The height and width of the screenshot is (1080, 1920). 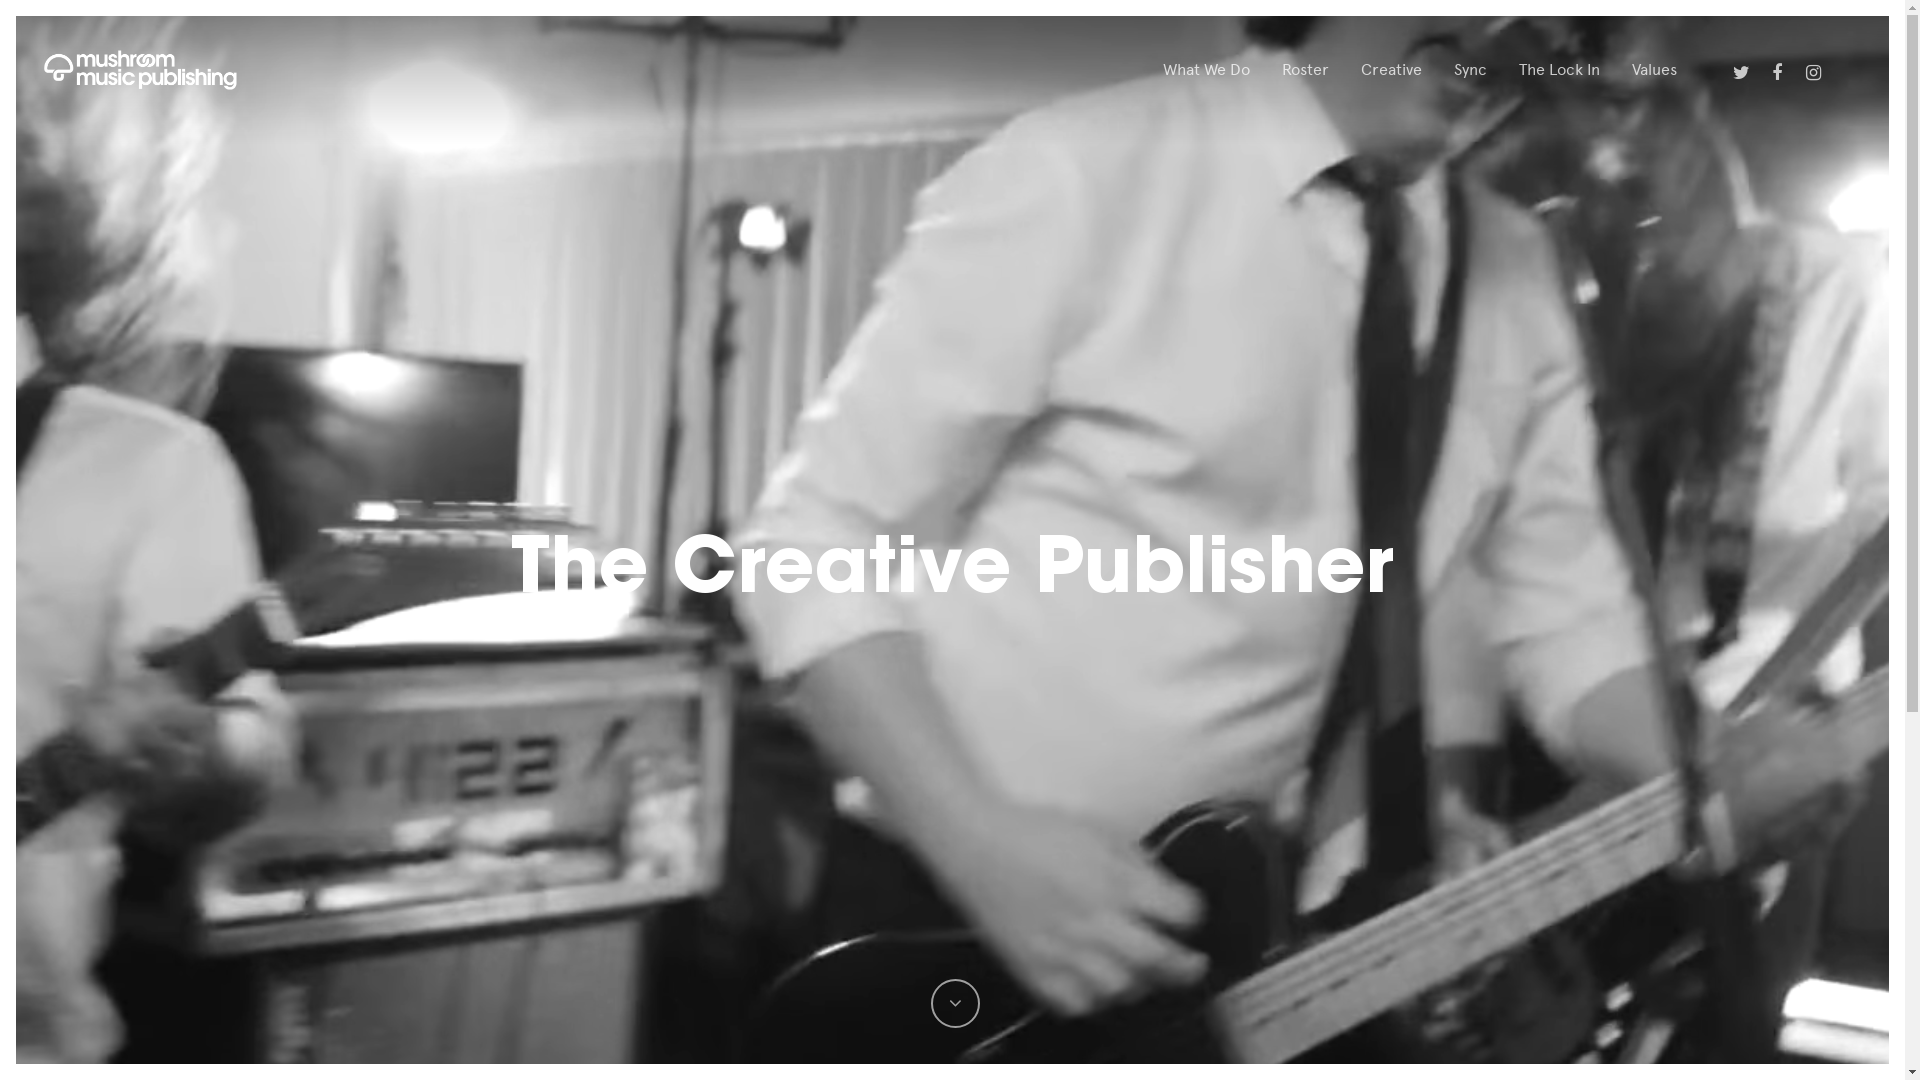 What do you see at coordinates (1654, 68) in the screenshot?
I see `'Values'` at bounding box center [1654, 68].